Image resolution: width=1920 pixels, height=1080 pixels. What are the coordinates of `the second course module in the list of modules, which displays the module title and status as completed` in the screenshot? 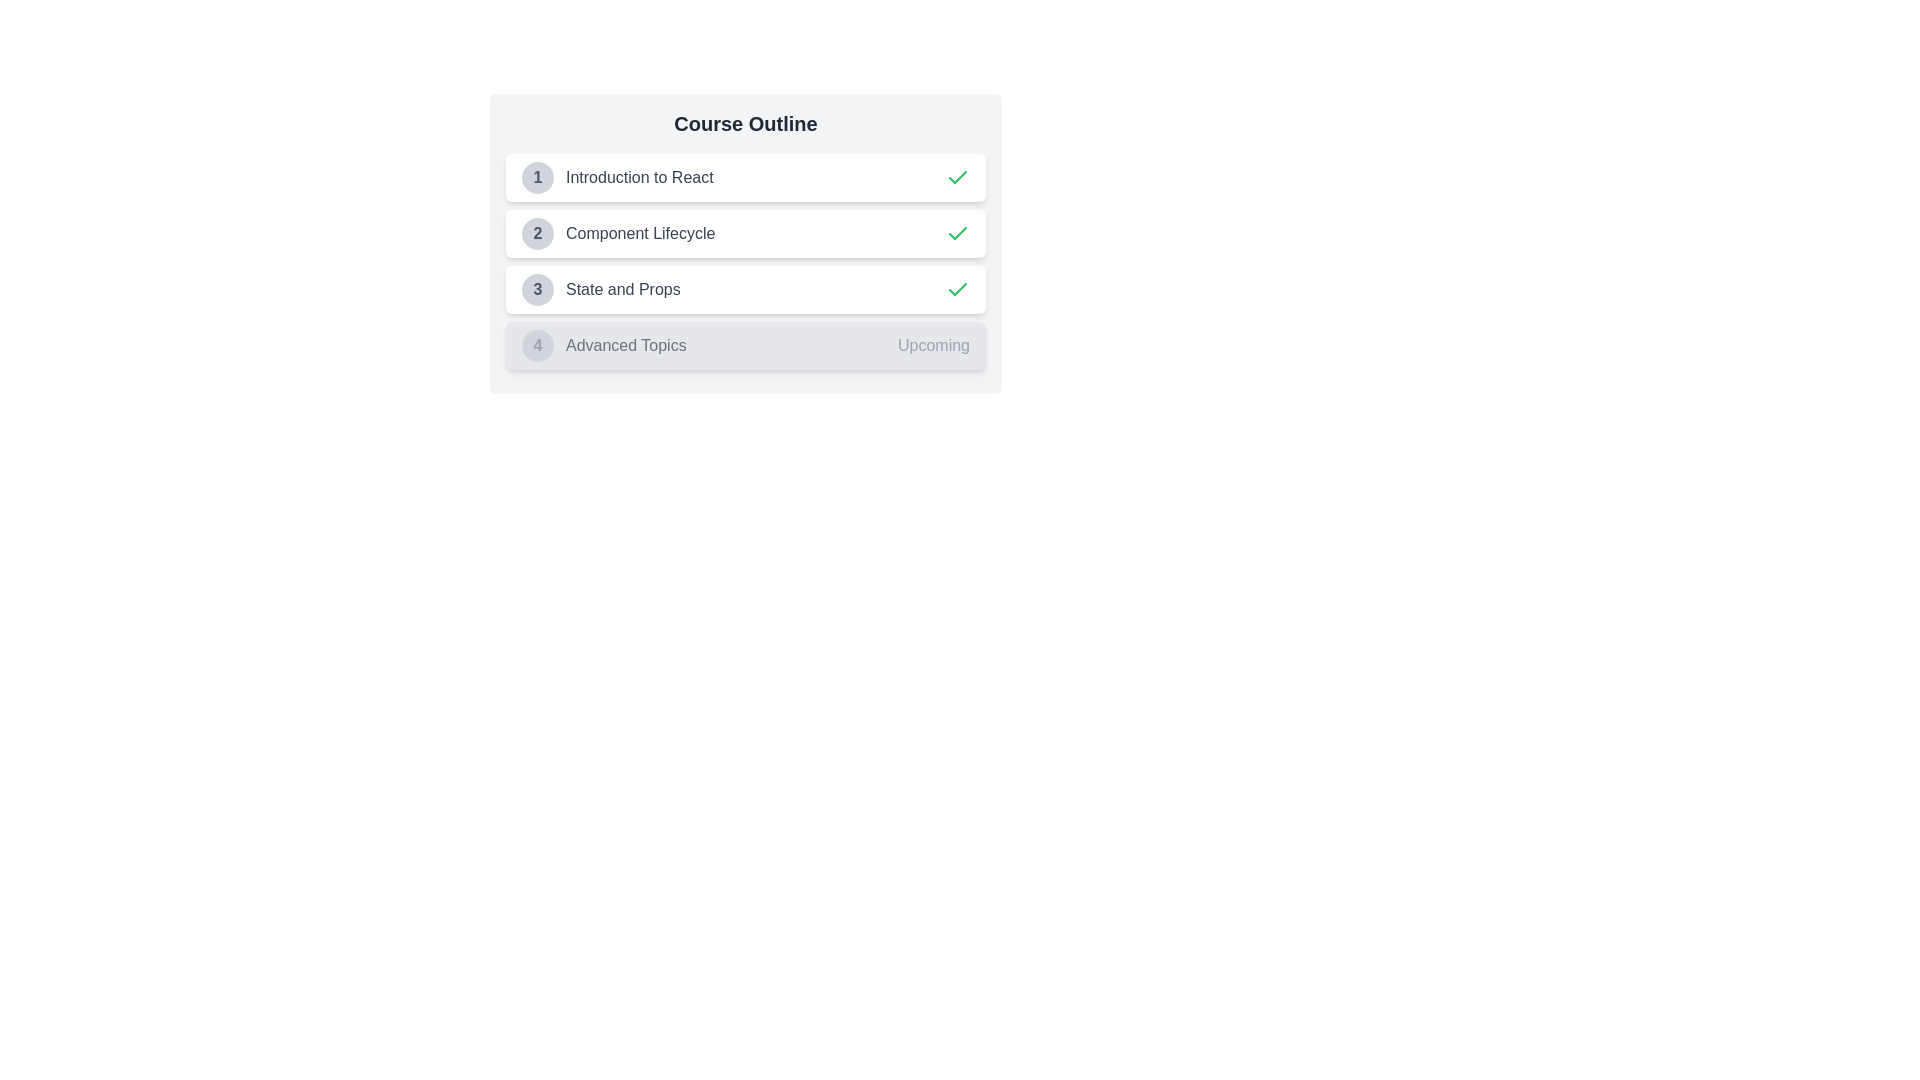 It's located at (744, 242).